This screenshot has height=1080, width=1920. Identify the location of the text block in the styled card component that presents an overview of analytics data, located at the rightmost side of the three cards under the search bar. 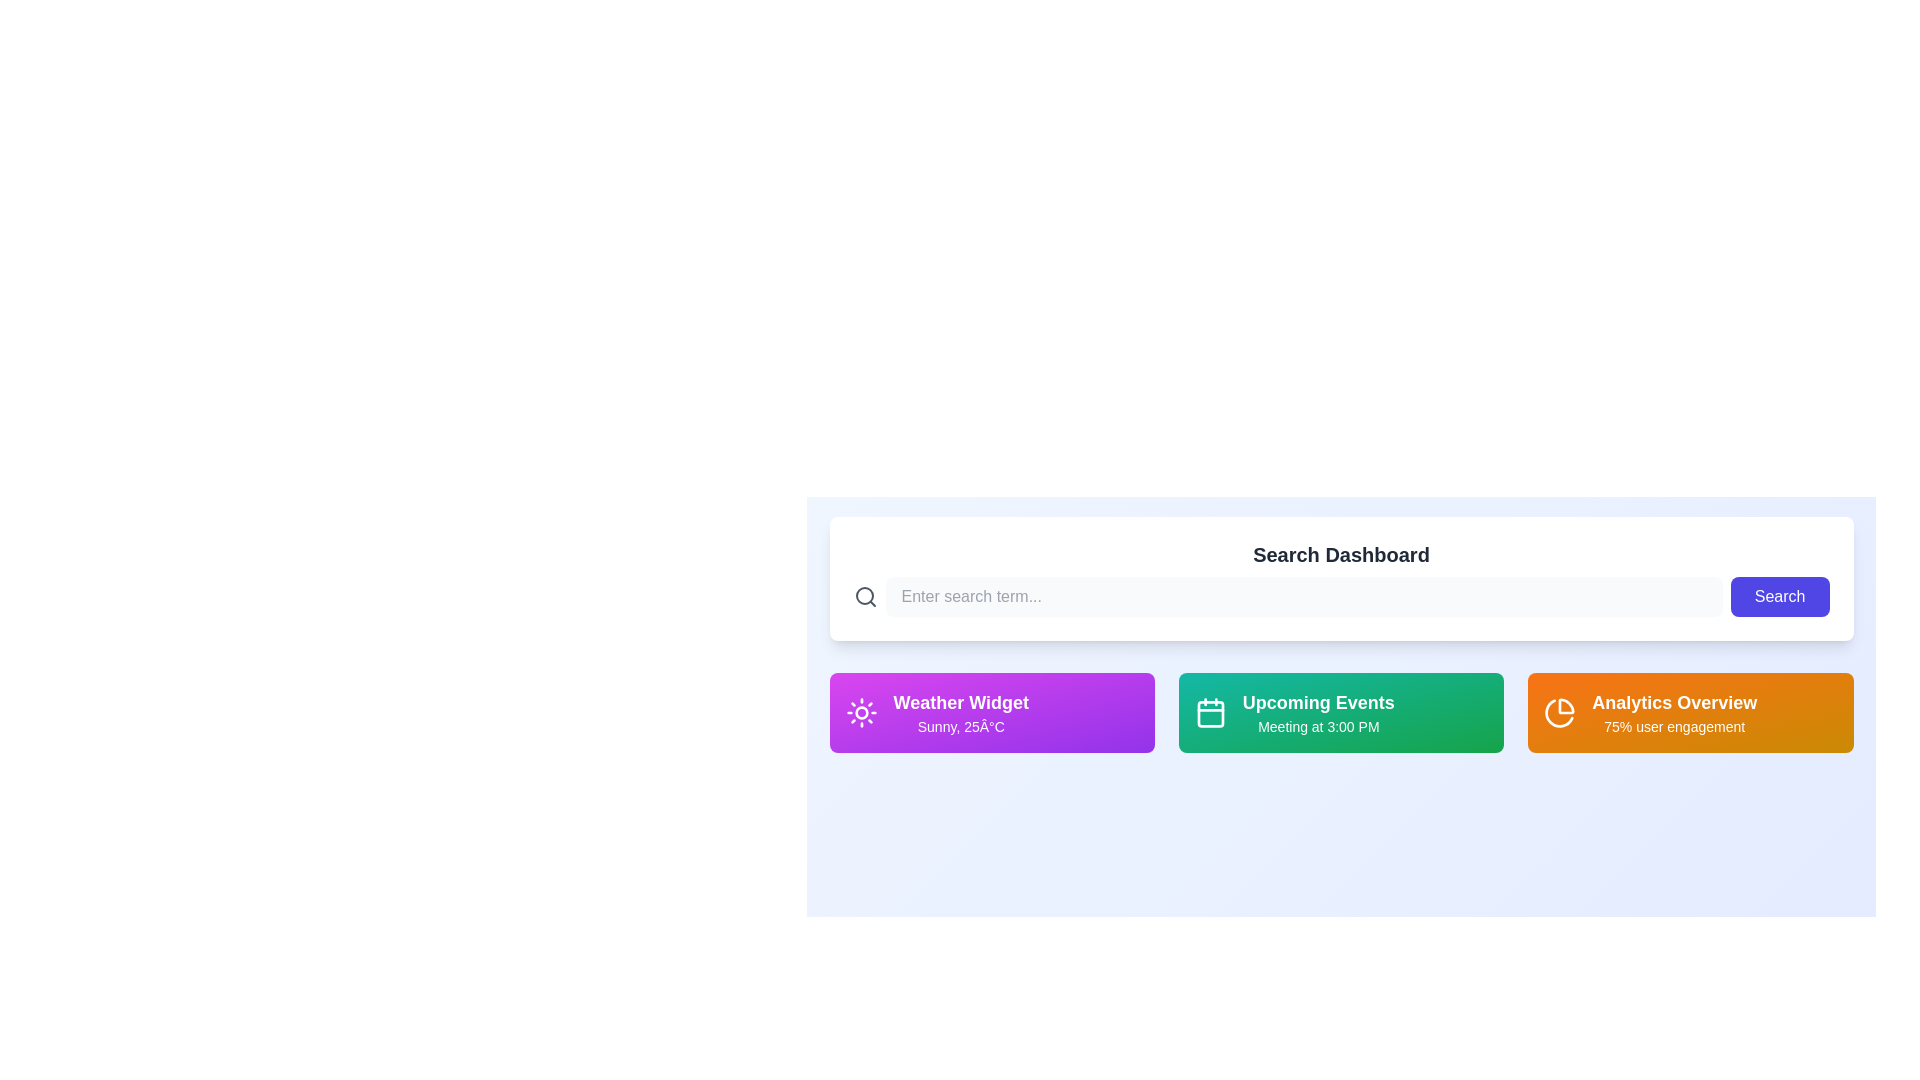
(1674, 712).